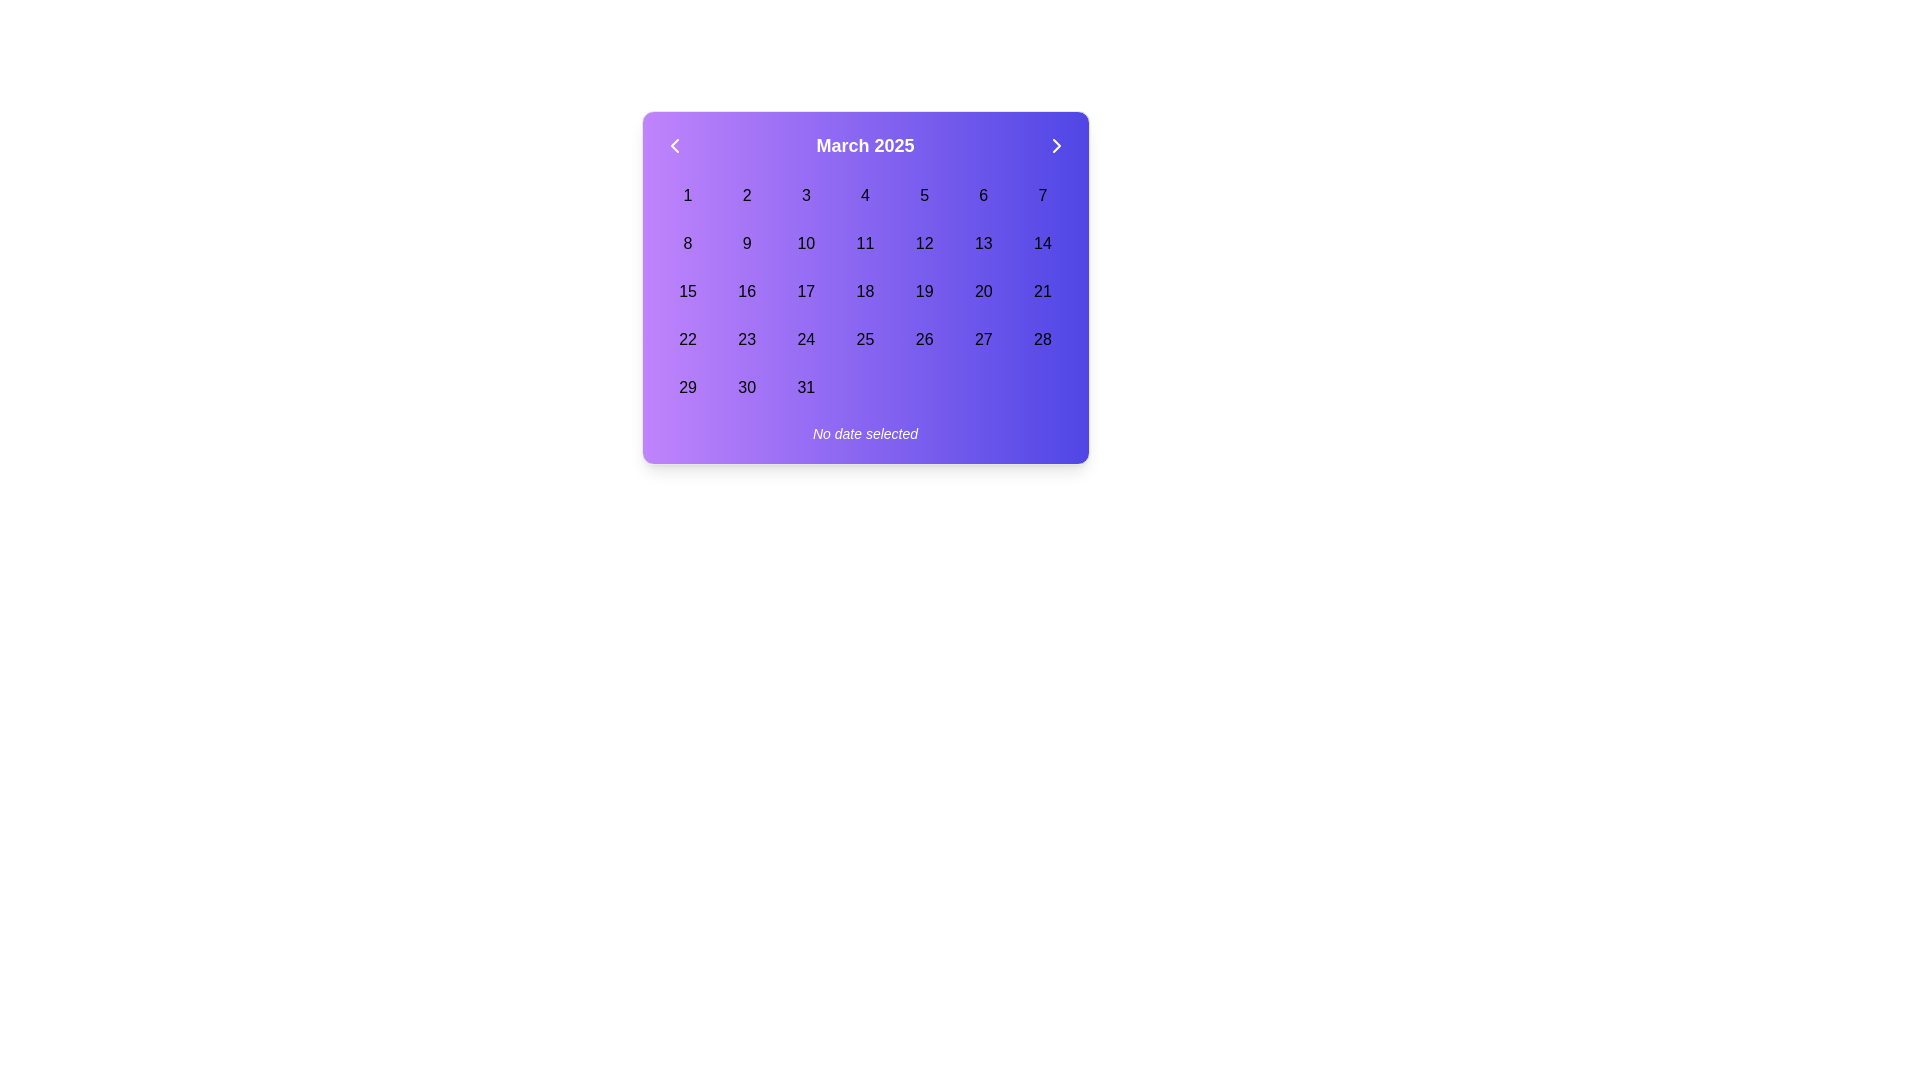 This screenshot has height=1080, width=1920. Describe the element at coordinates (746, 292) in the screenshot. I see `the date selection button labeled '16' in the calendar grid` at that location.